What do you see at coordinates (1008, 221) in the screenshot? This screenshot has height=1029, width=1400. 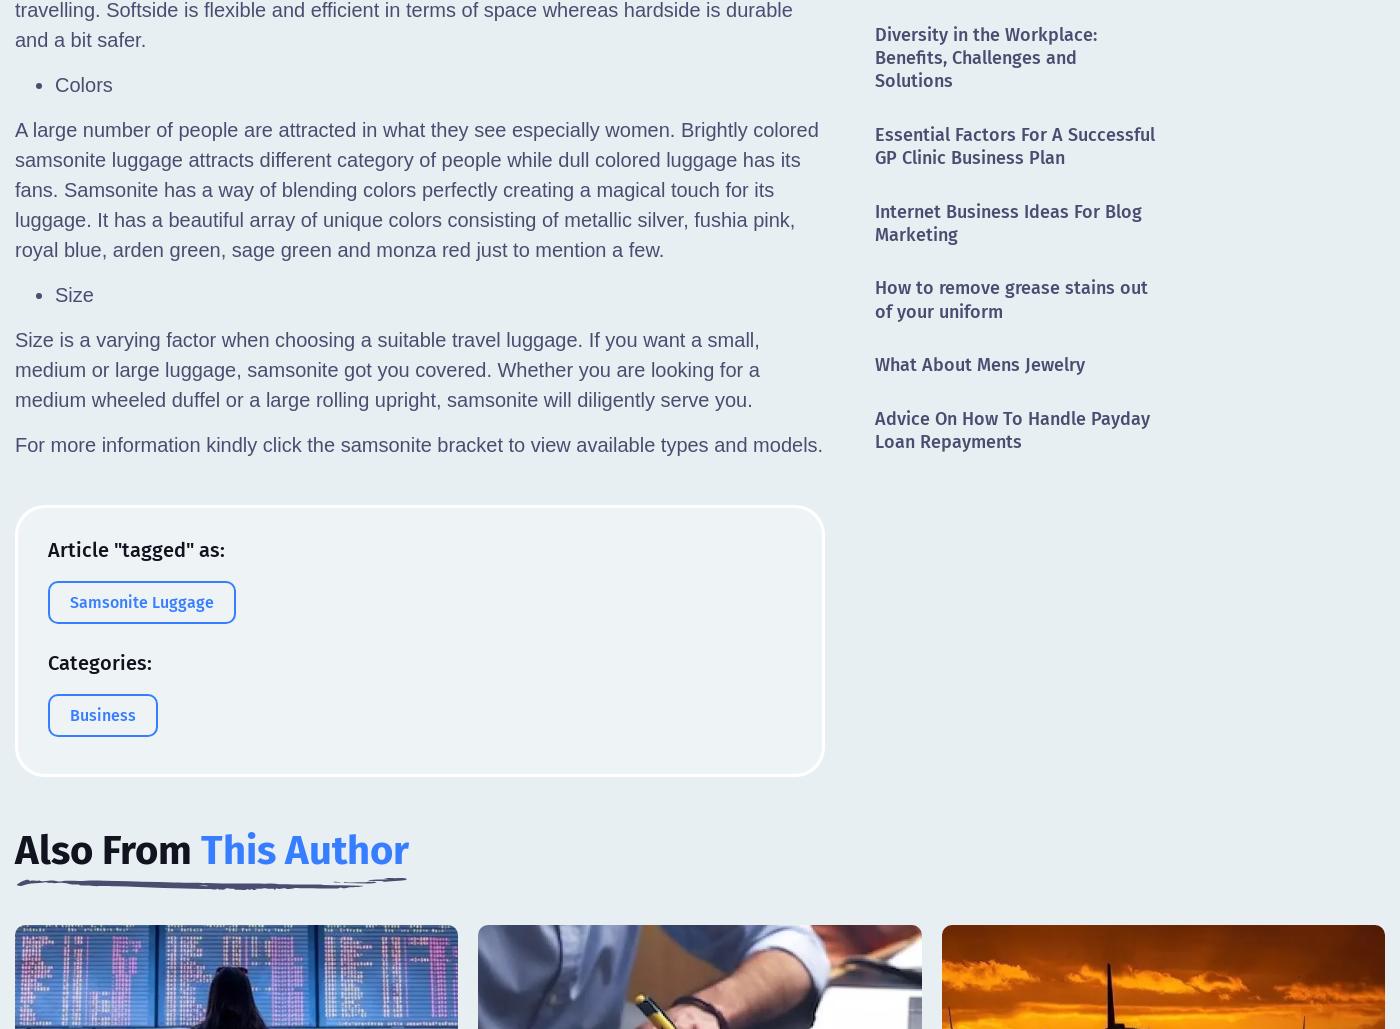 I see `'Internet Business Ideas For Blog Marketing'` at bounding box center [1008, 221].